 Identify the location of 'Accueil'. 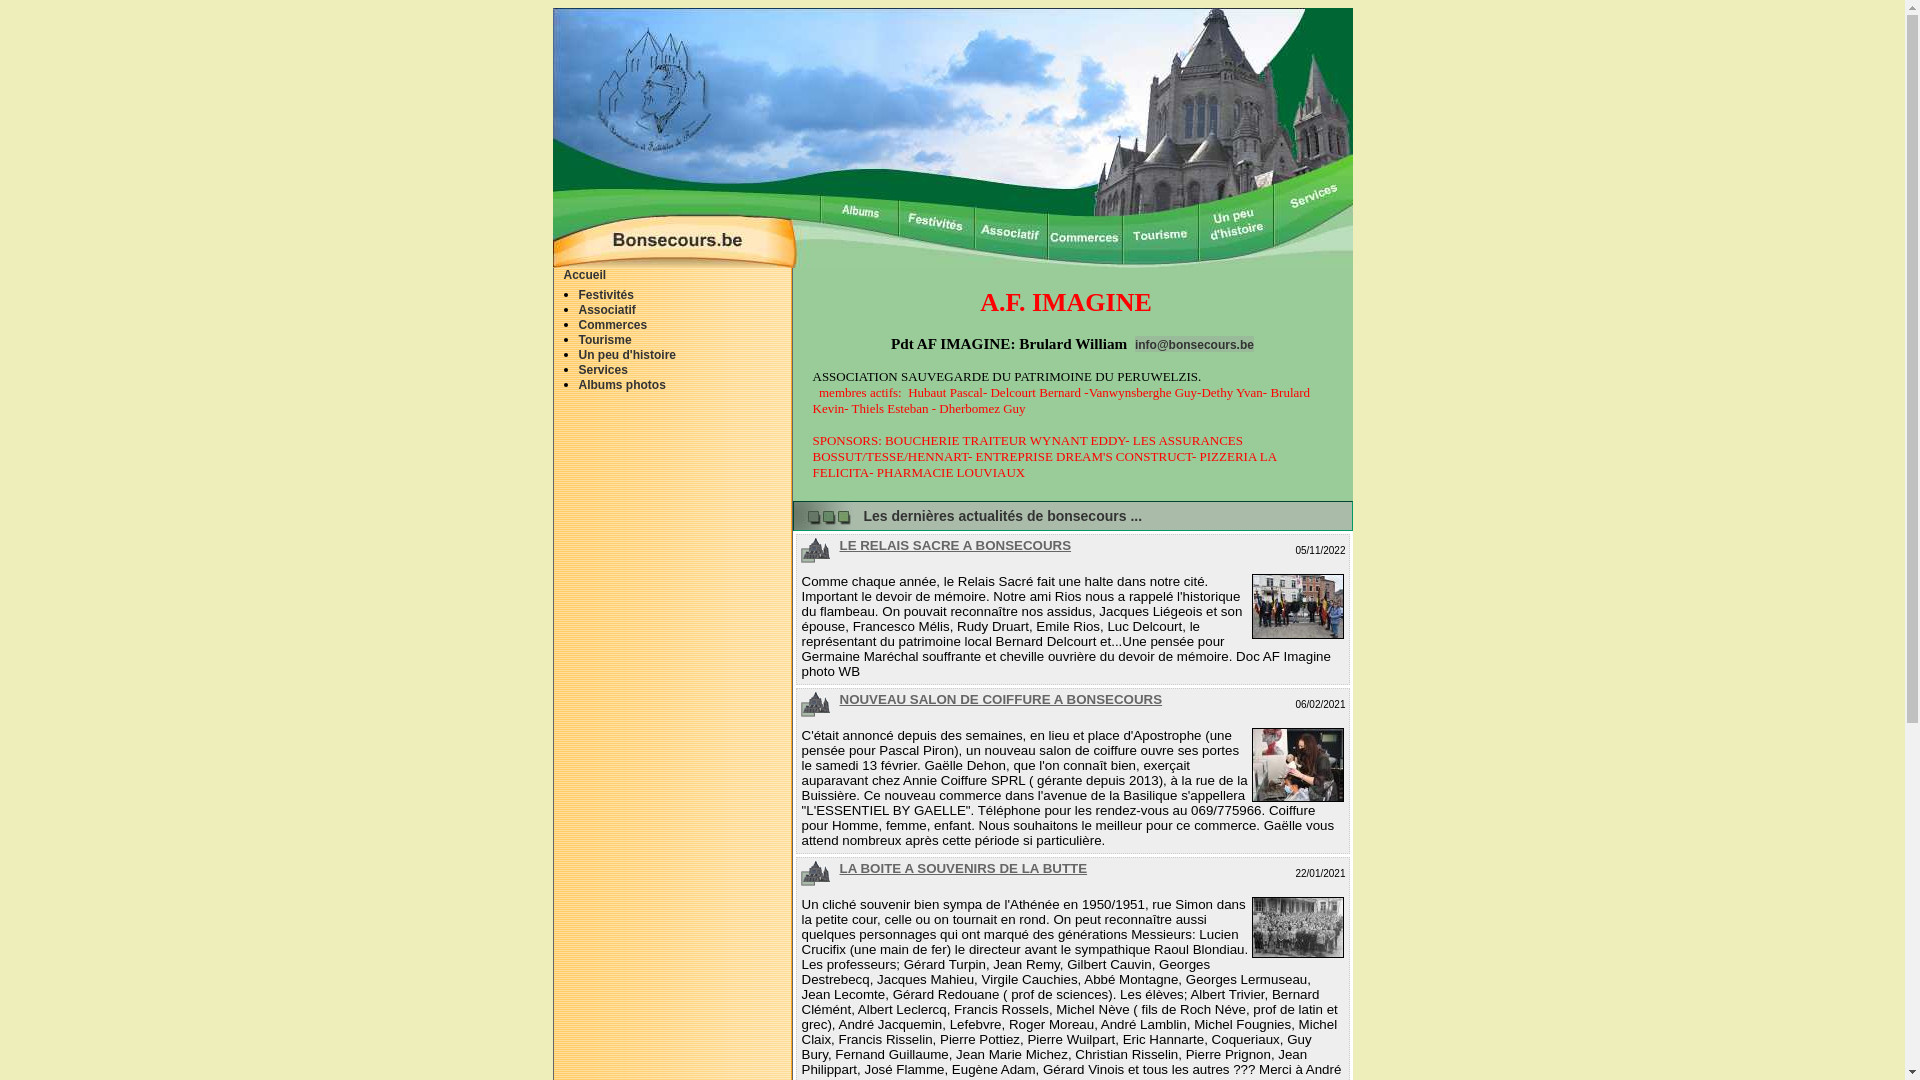
(584, 274).